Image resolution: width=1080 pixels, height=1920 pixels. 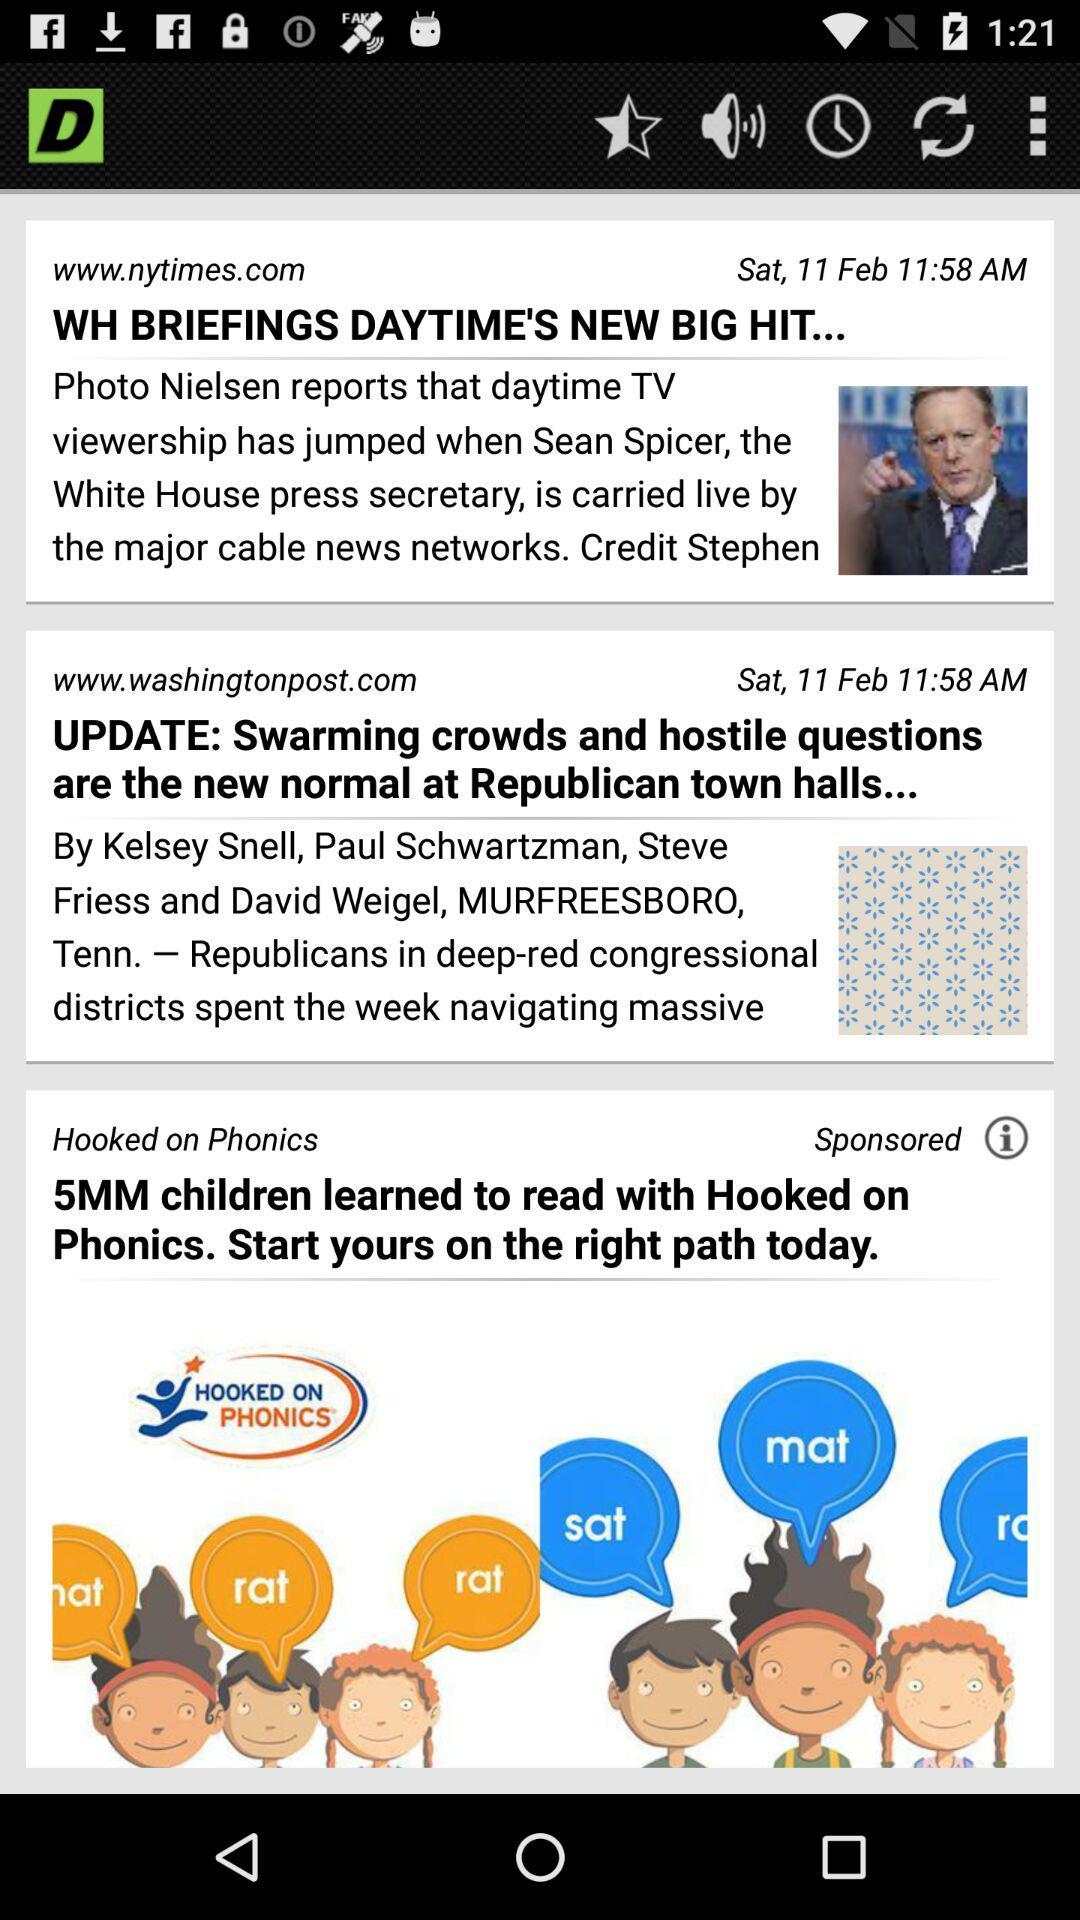 What do you see at coordinates (838, 133) in the screenshot?
I see `the time icon` at bounding box center [838, 133].